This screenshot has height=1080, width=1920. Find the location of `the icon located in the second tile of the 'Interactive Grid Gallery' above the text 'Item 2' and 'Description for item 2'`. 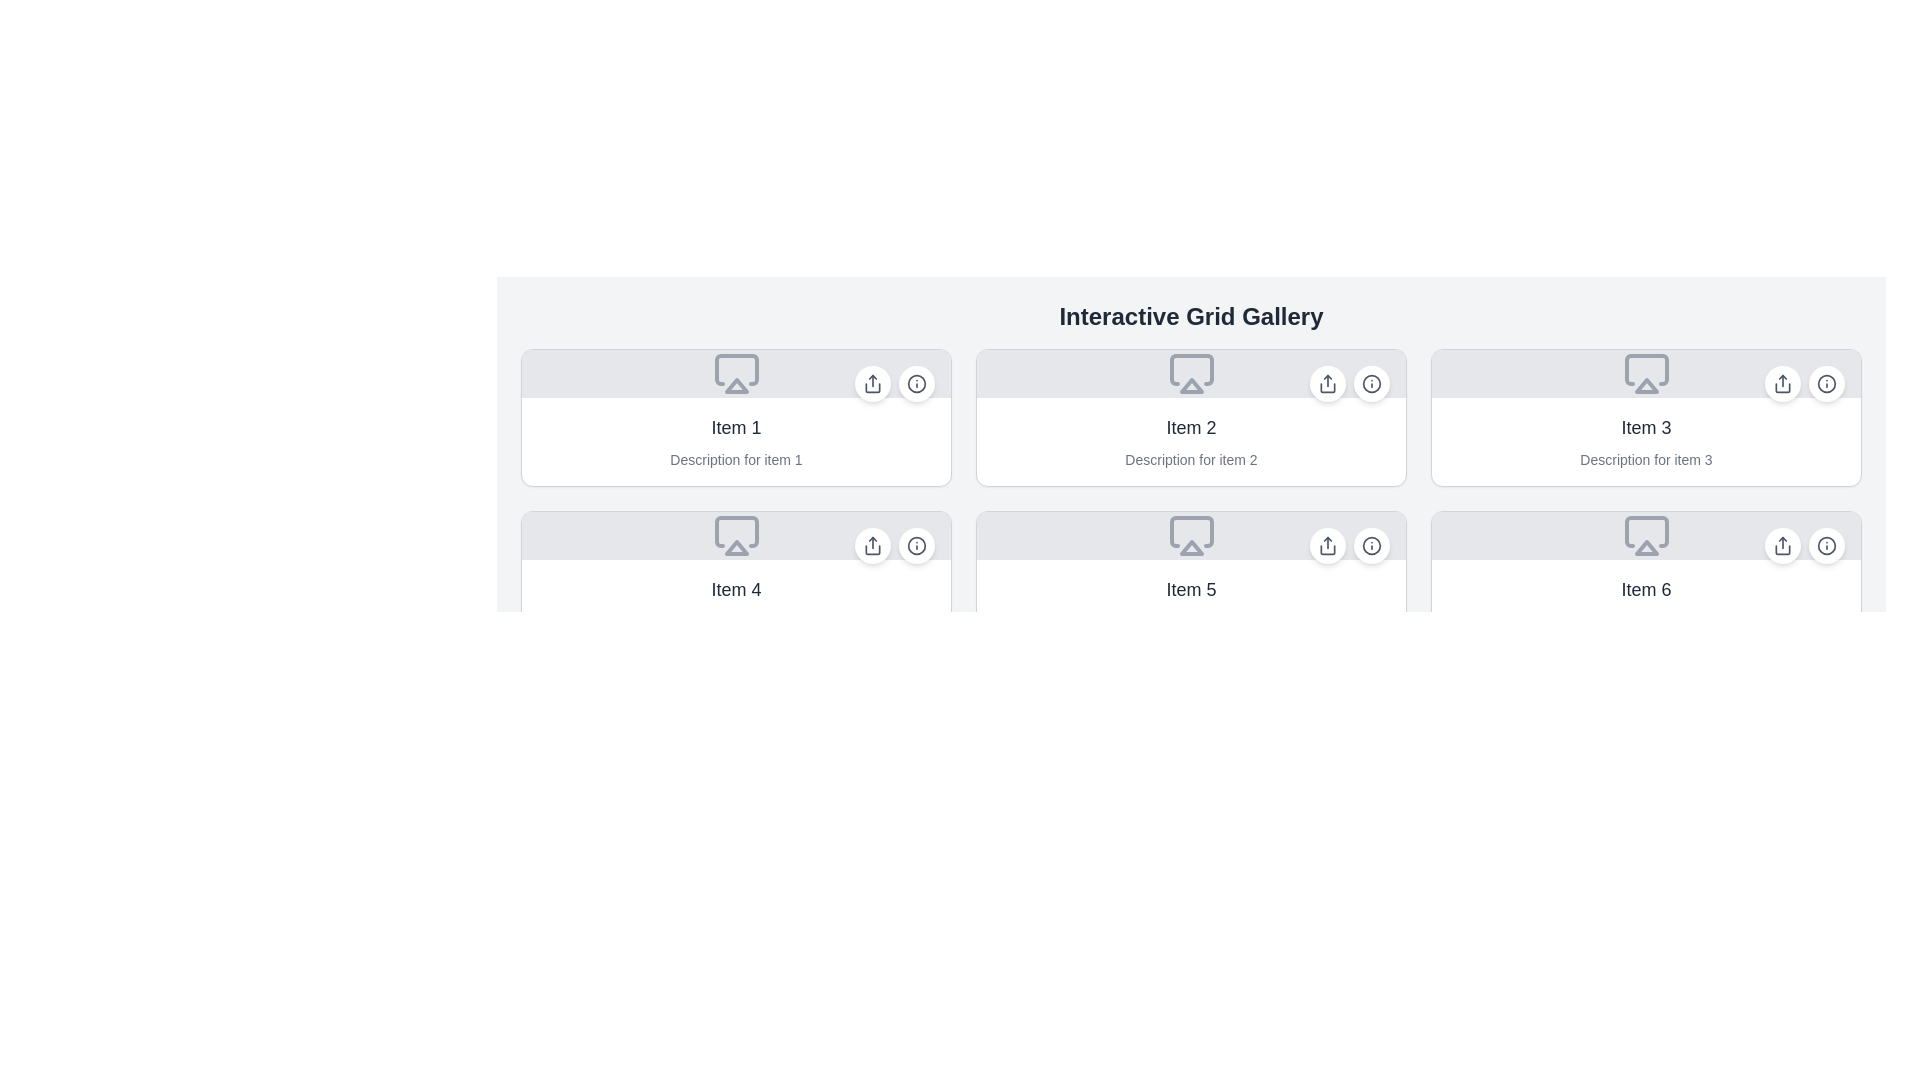

the icon located in the second tile of the 'Interactive Grid Gallery' above the text 'Item 2' and 'Description for item 2' is located at coordinates (1191, 374).